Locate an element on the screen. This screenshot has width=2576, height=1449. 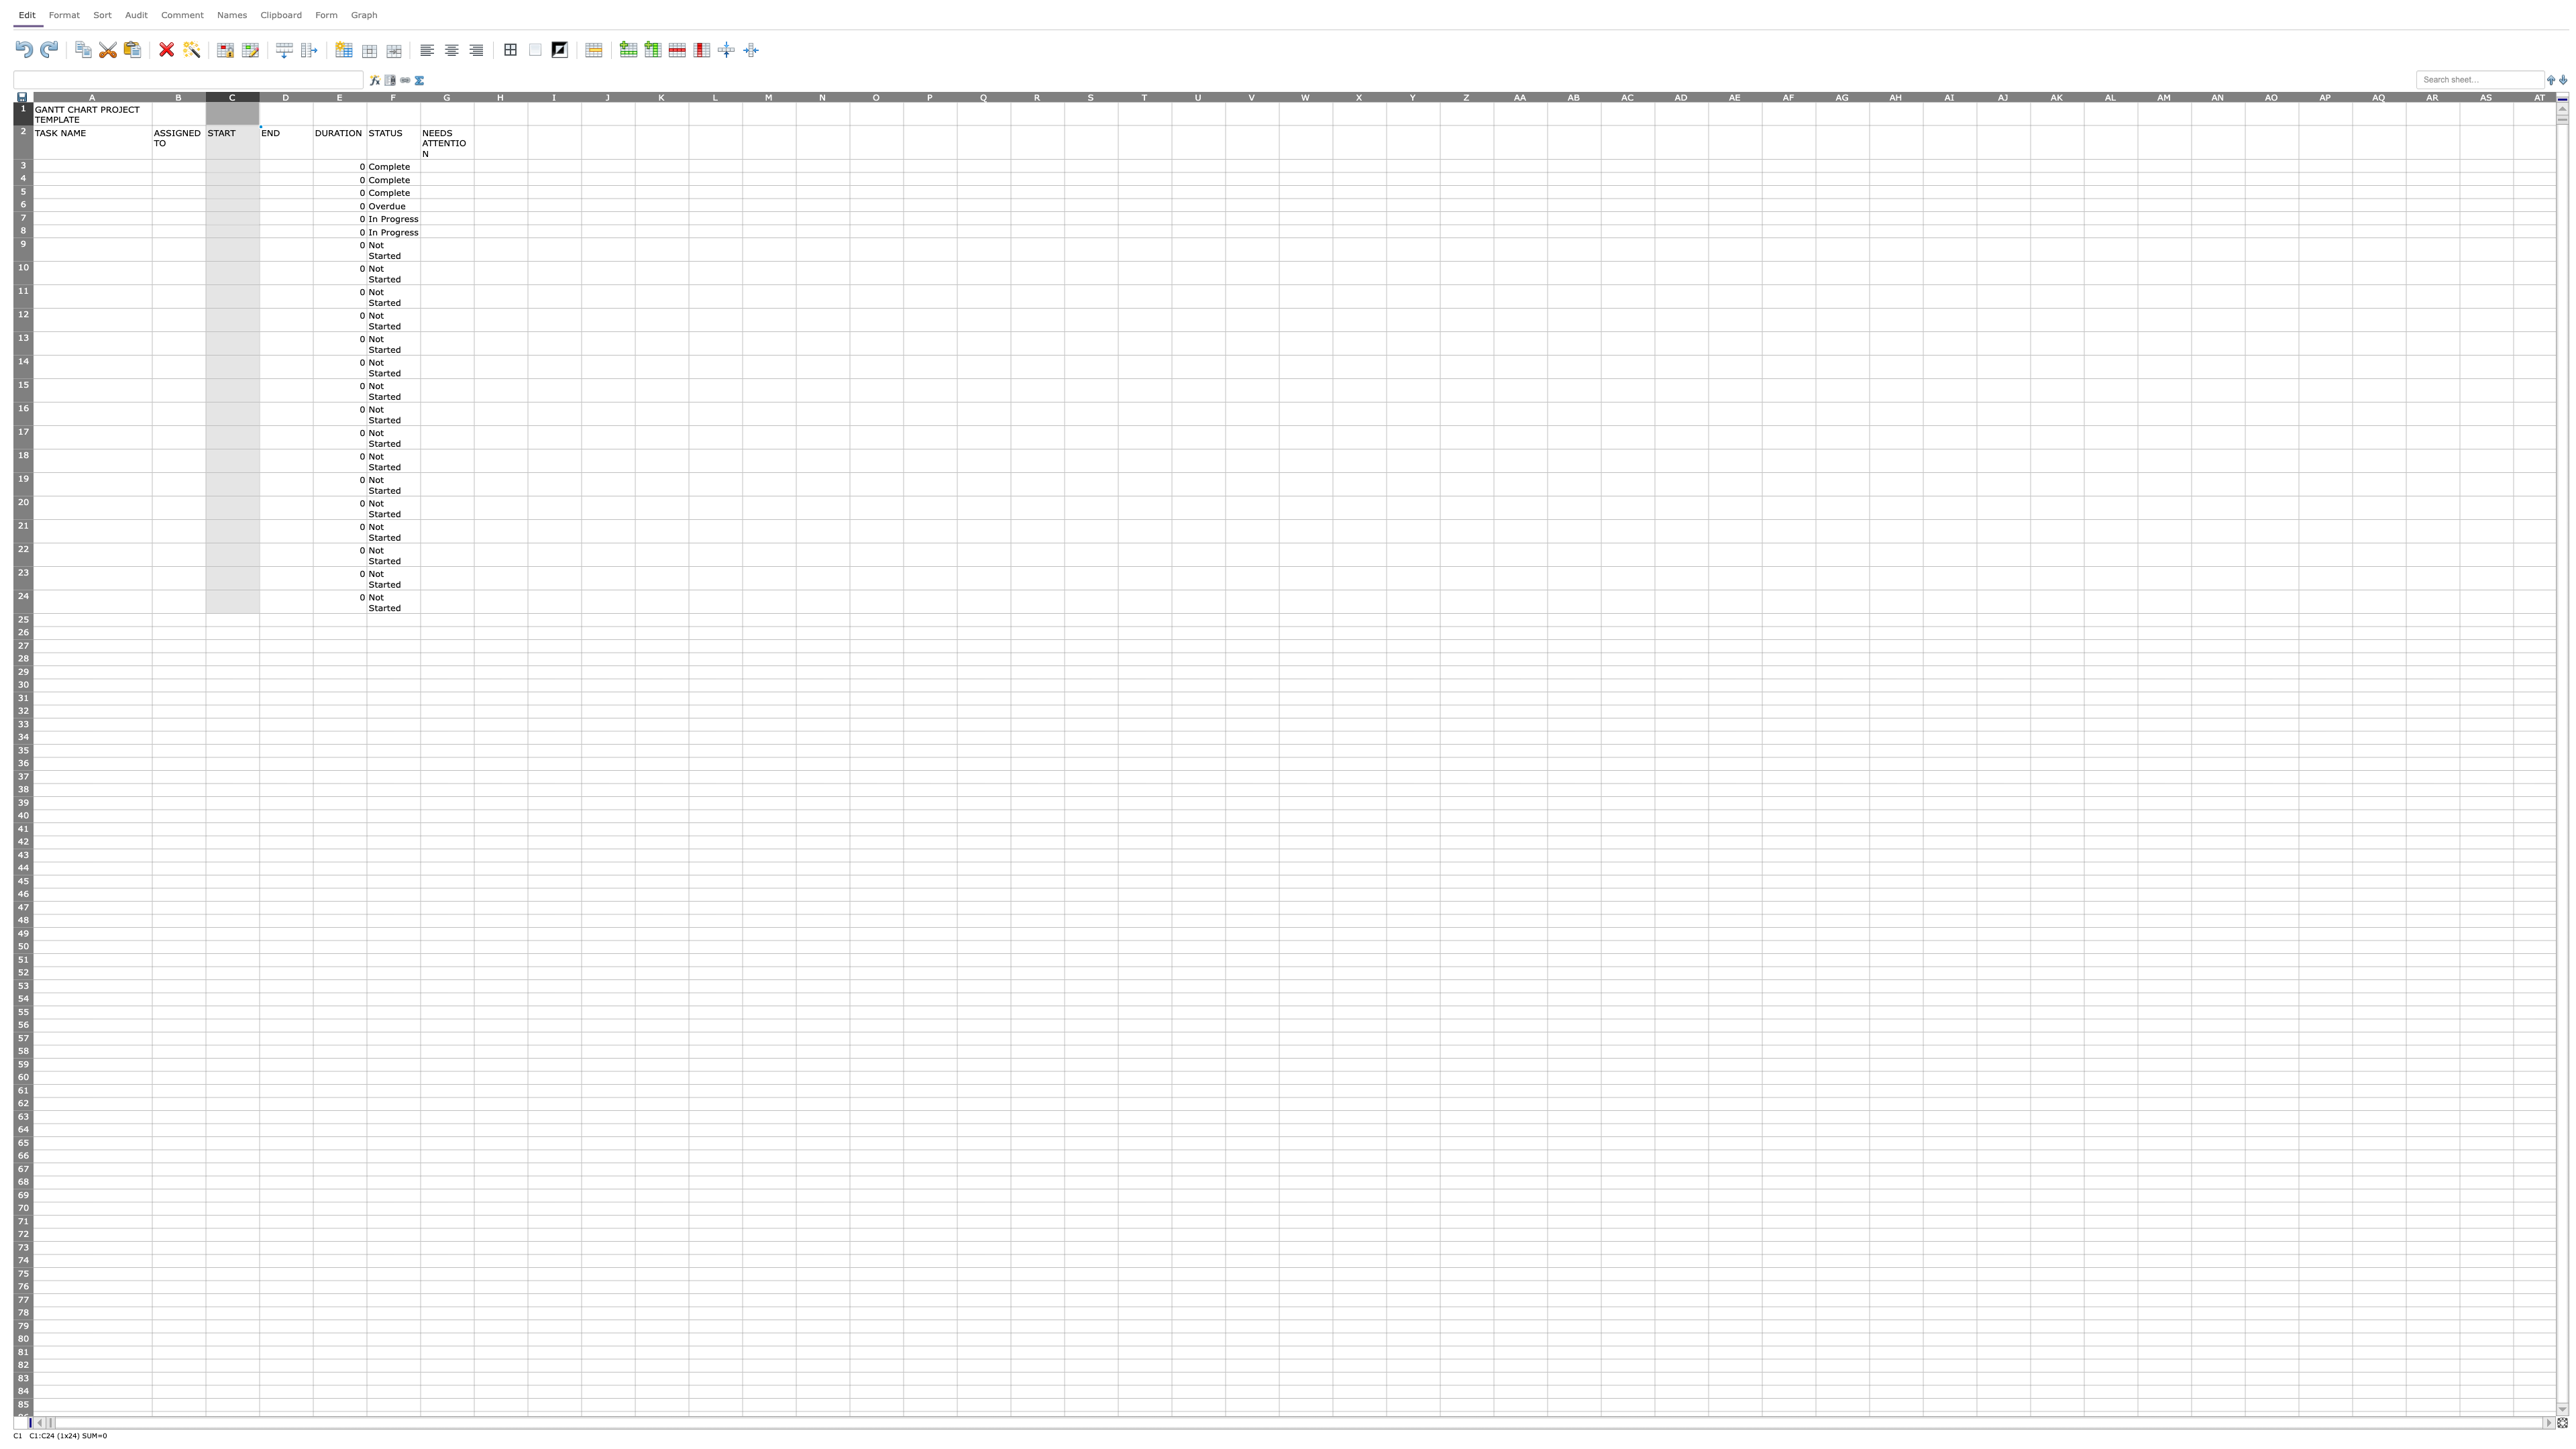
Position mouse at column D's width adjustment area is located at coordinates (312, 95).